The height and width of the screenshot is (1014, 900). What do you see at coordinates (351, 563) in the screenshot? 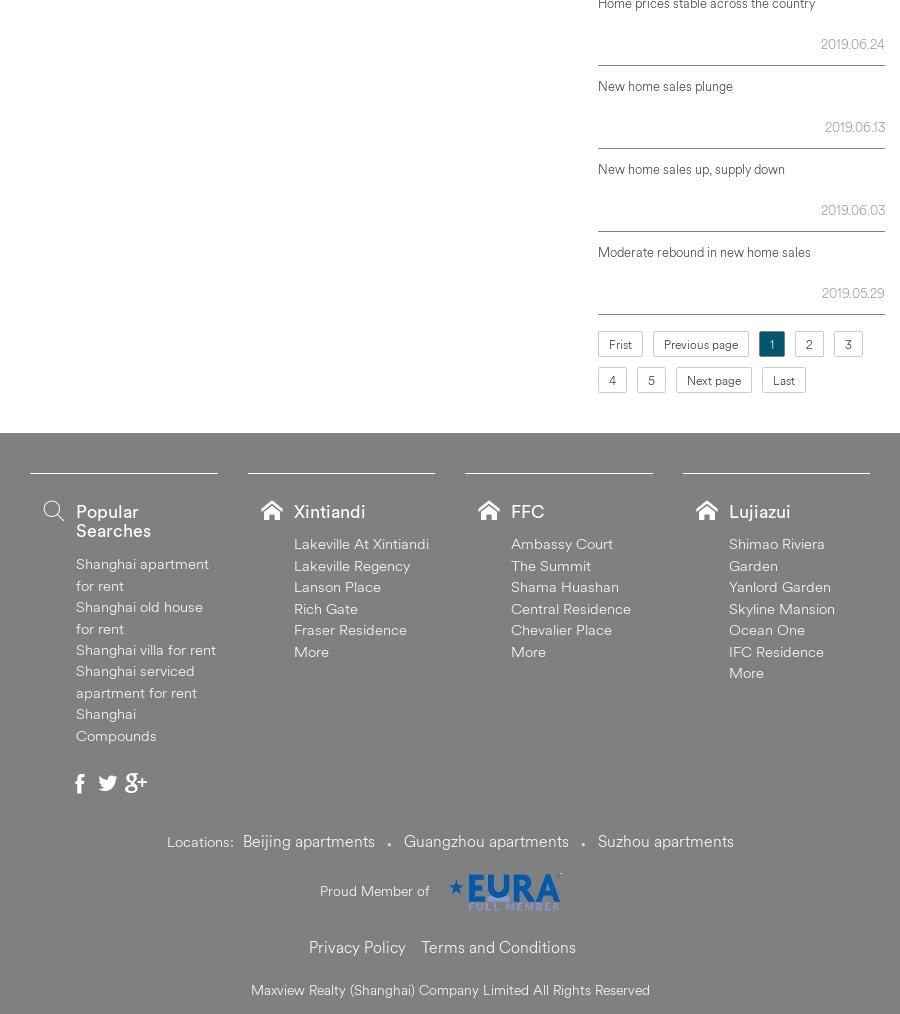
I see `'Lakeville Regency'` at bounding box center [351, 563].